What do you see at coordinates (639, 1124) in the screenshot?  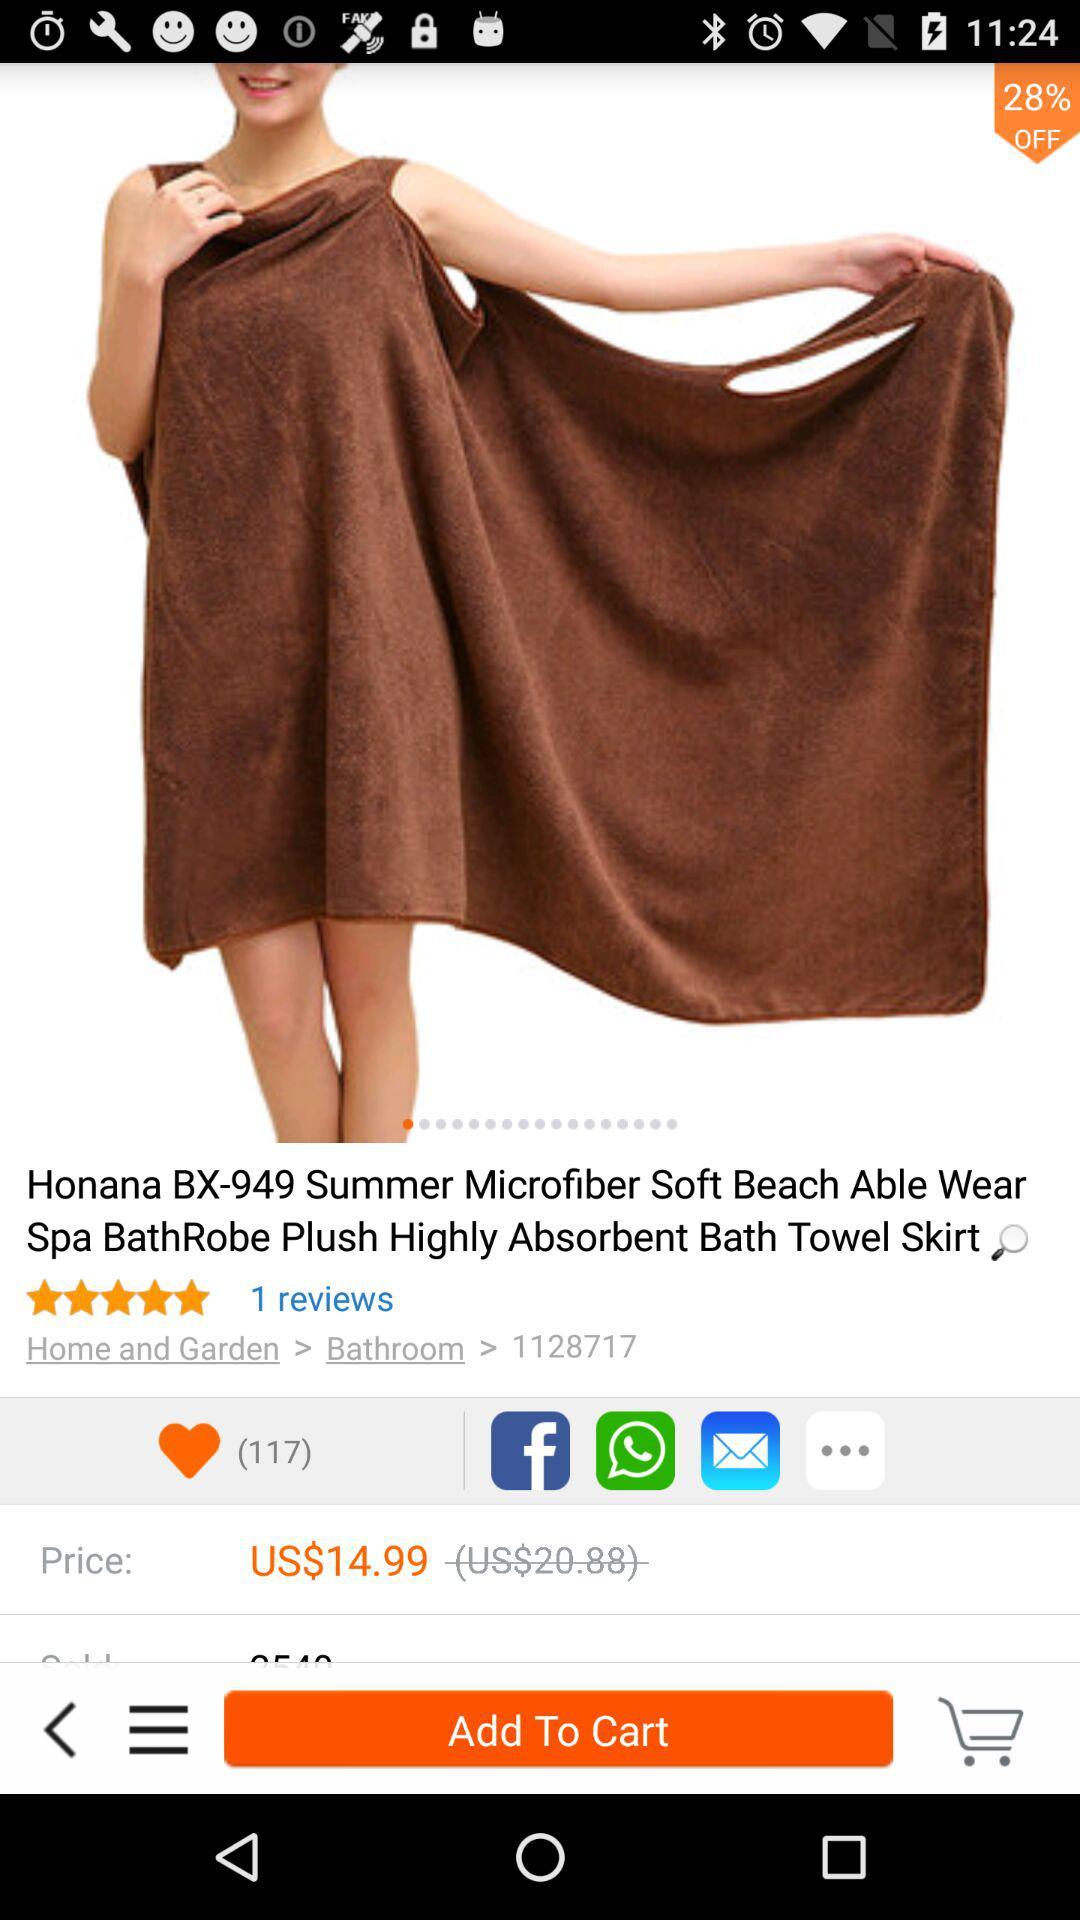 I see `see image` at bounding box center [639, 1124].